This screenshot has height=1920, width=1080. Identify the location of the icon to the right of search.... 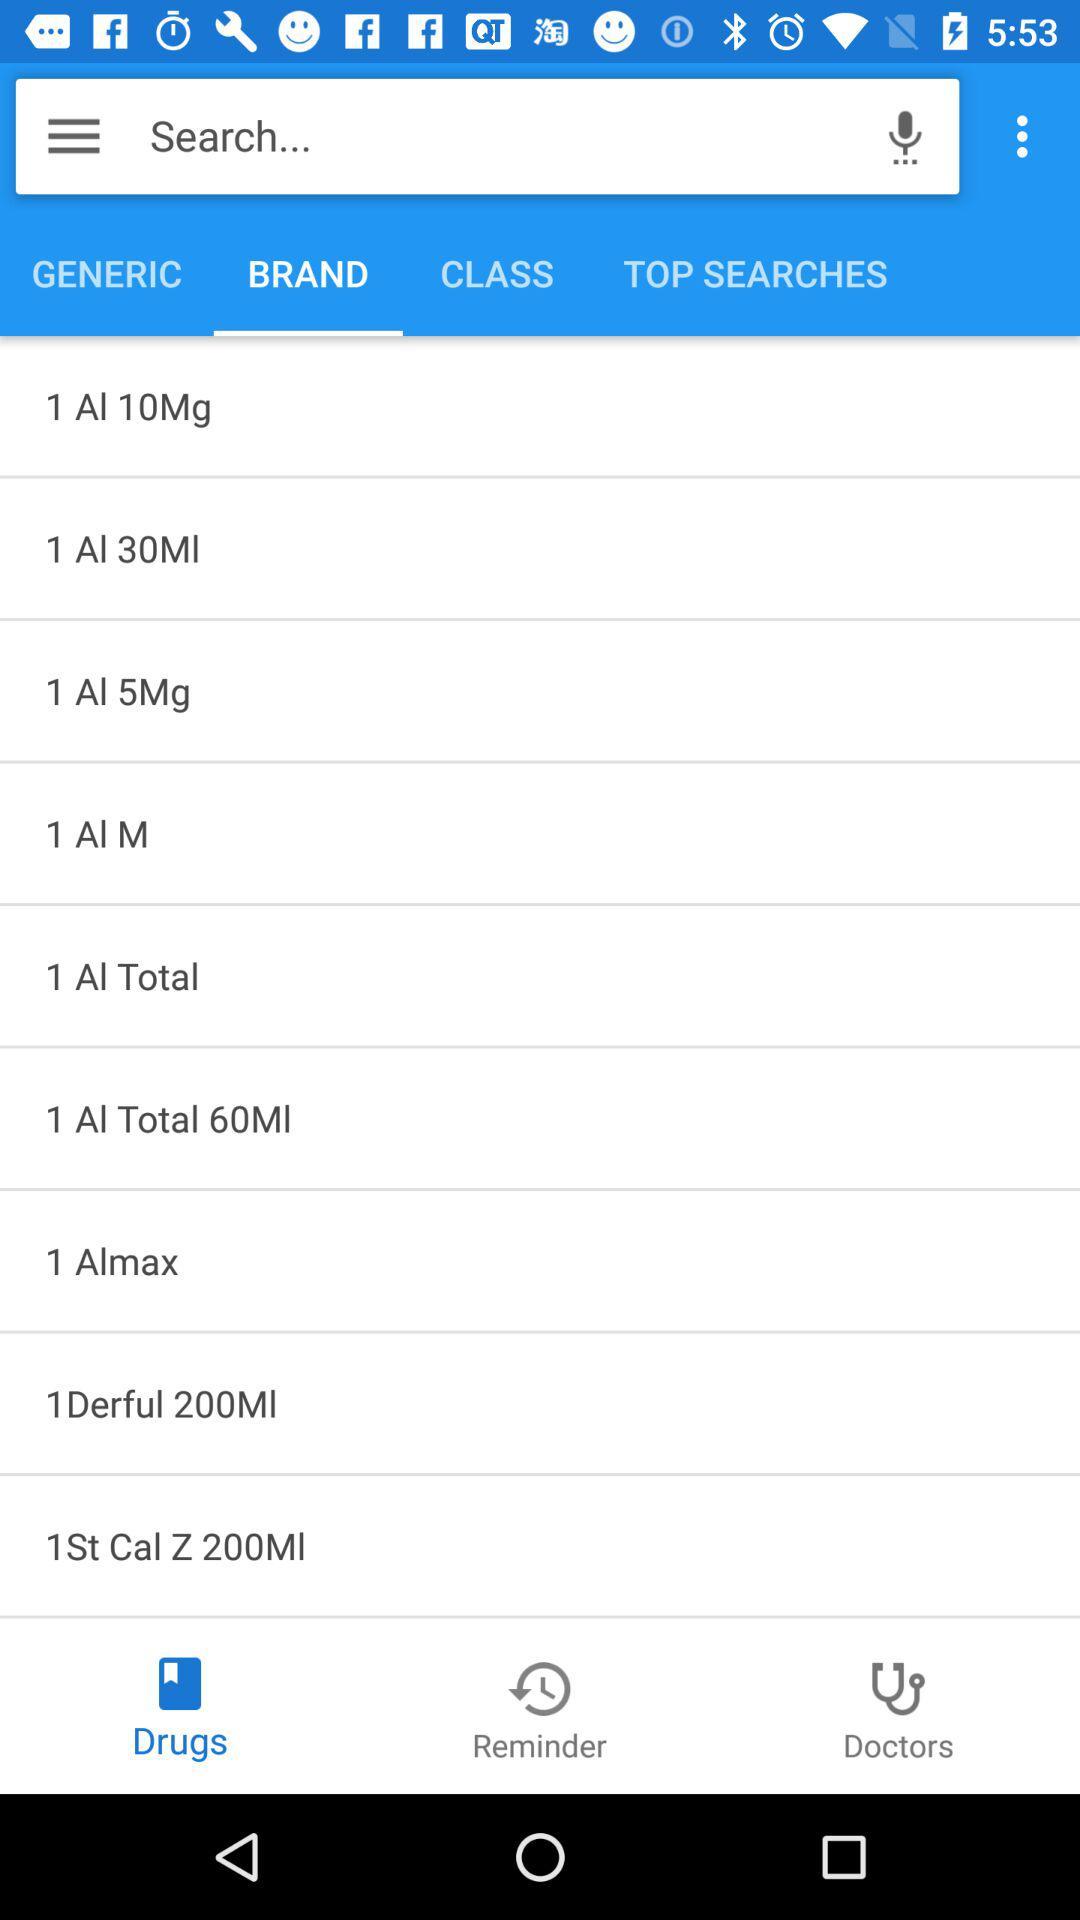
(905, 135).